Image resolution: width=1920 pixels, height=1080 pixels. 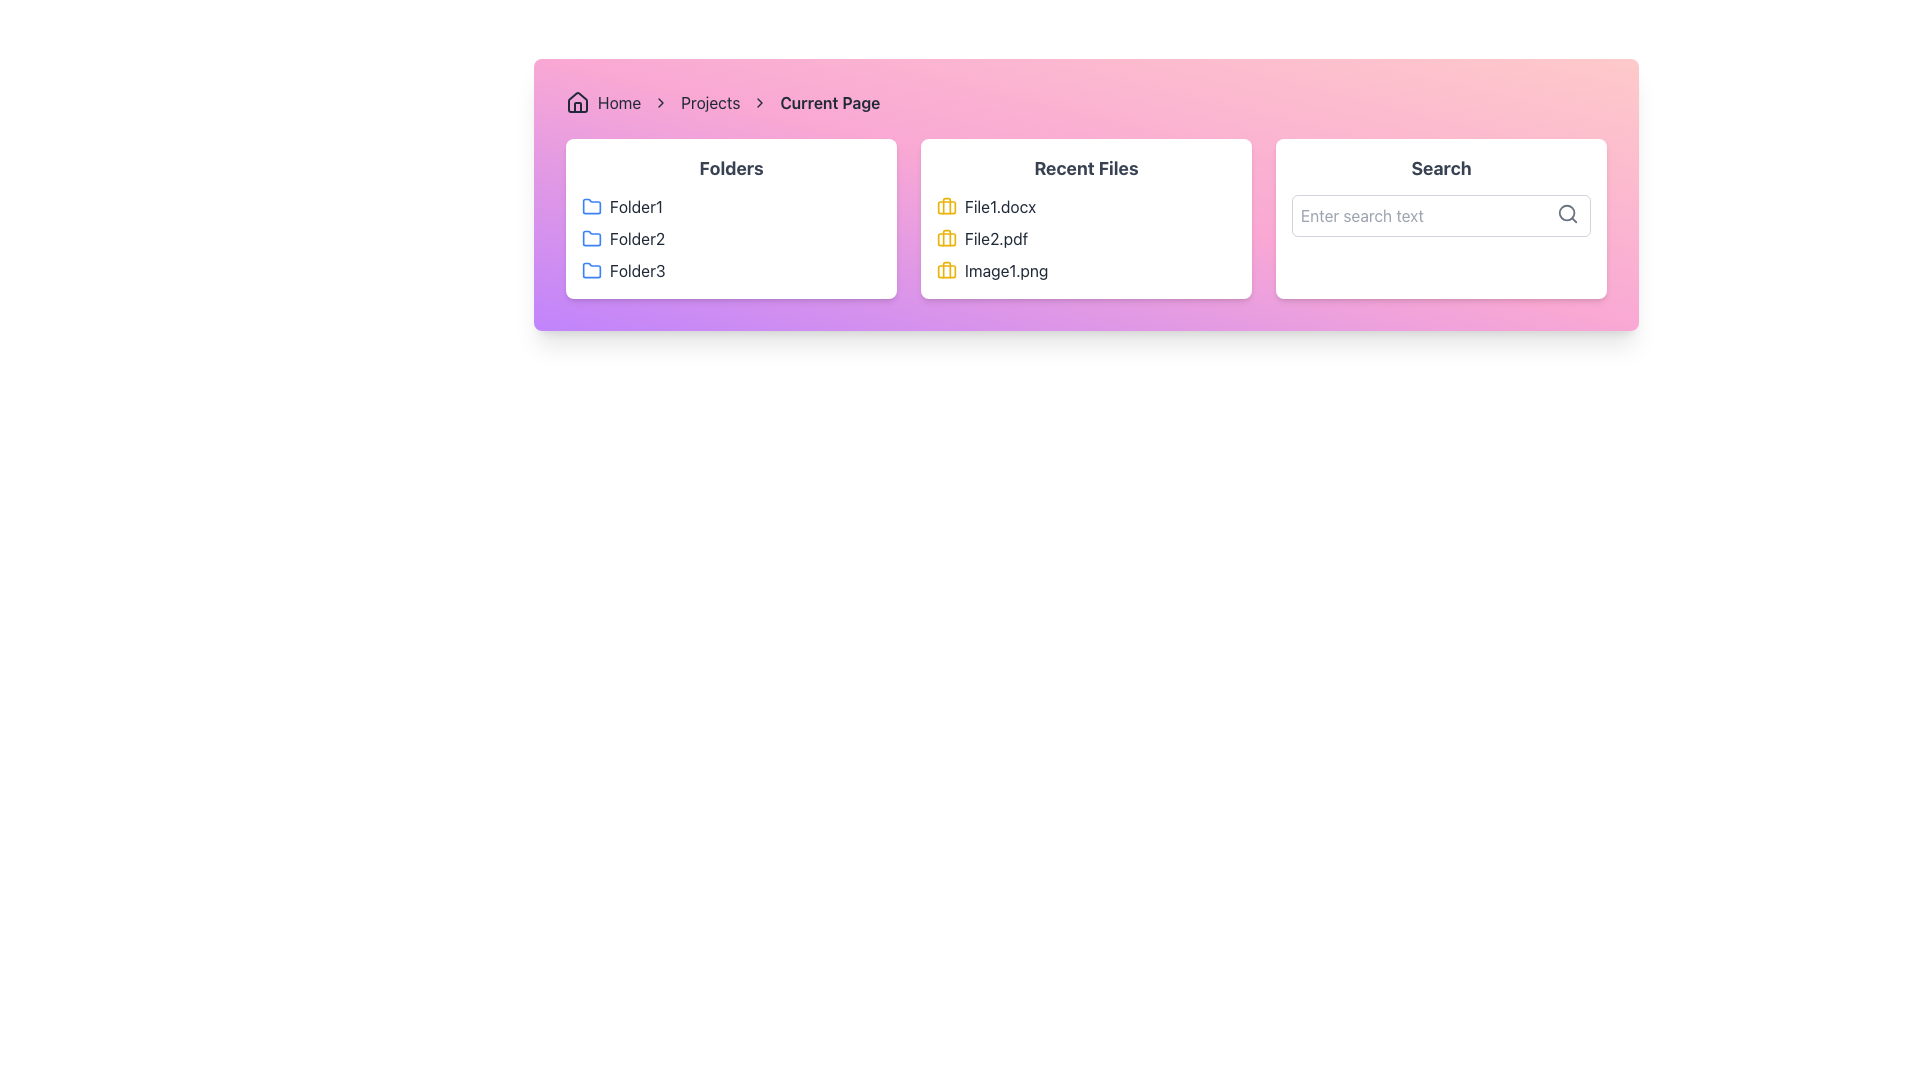 What do you see at coordinates (590, 270) in the screenshot?
I see `the third folder icon under the 'Folders' heading in the top section of the interface` at bounding box center [590, 270].